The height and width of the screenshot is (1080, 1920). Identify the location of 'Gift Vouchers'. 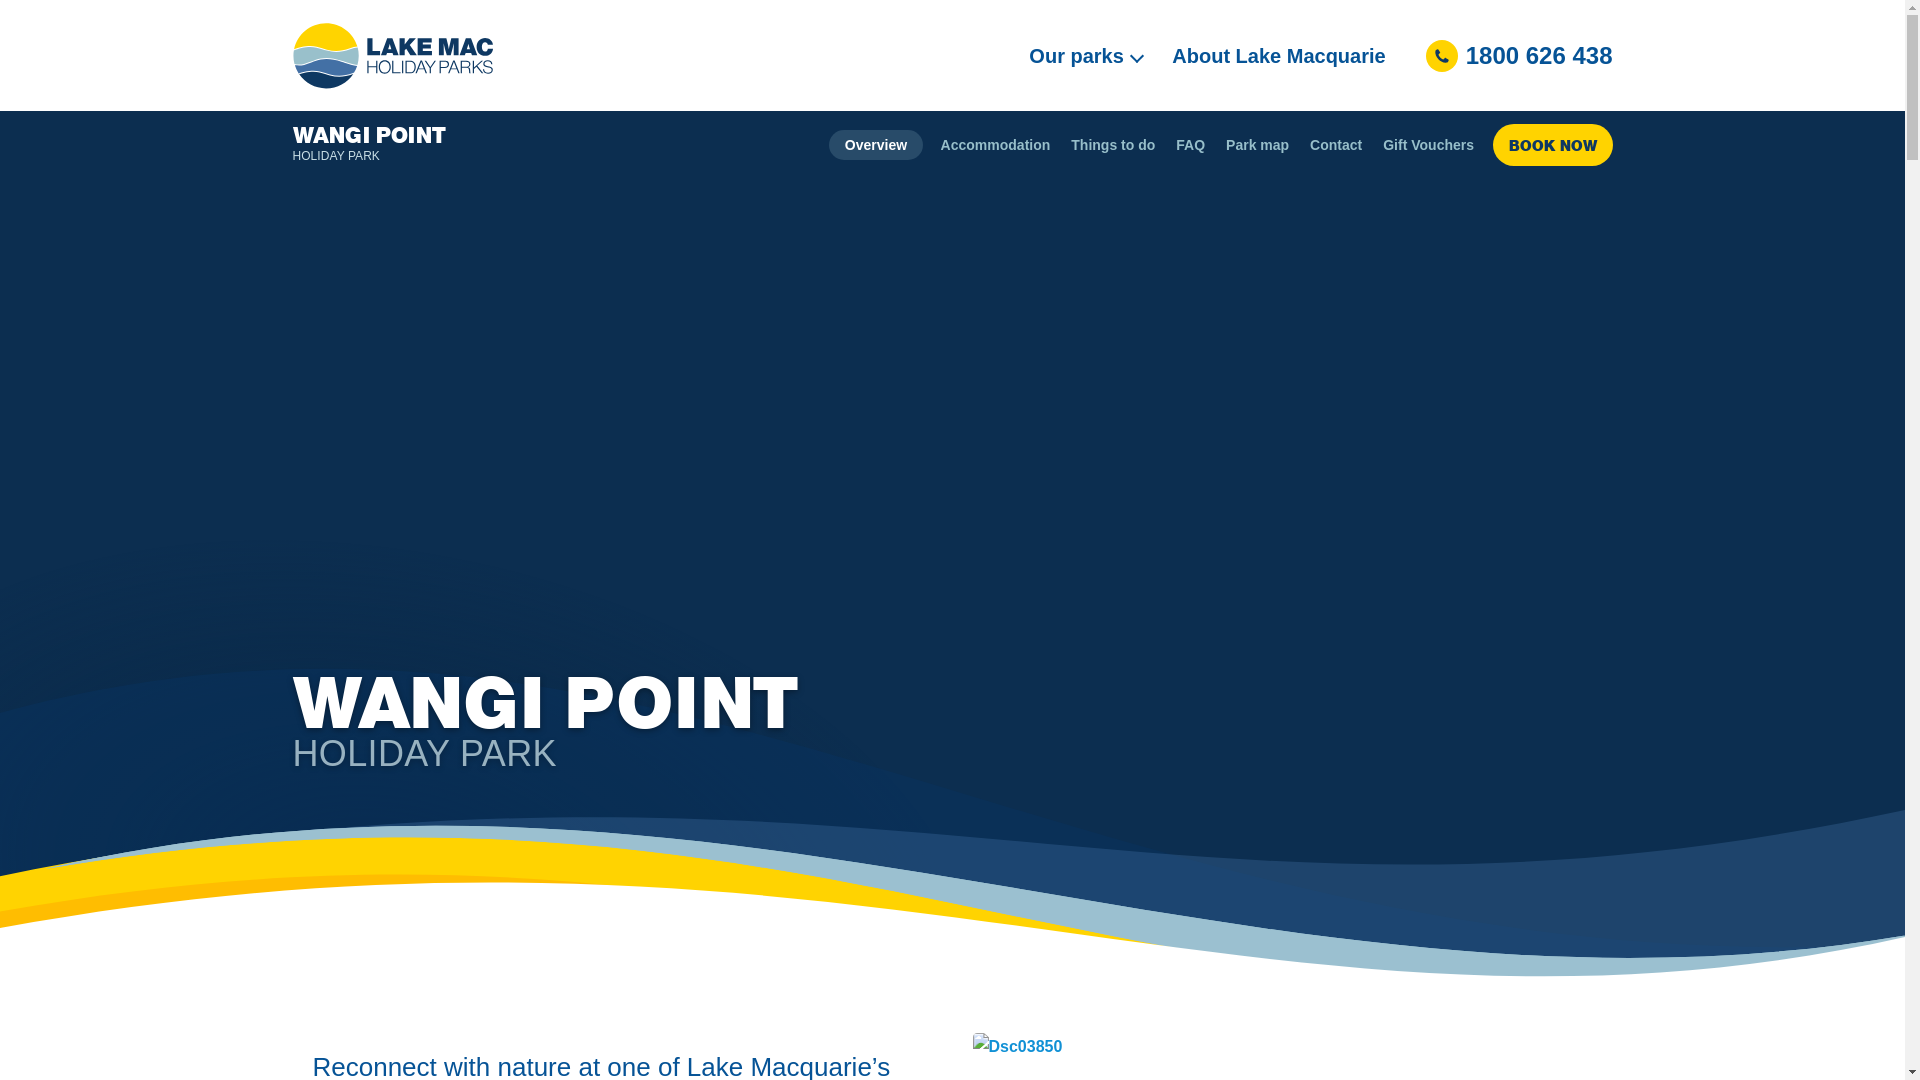
(1371, 144).